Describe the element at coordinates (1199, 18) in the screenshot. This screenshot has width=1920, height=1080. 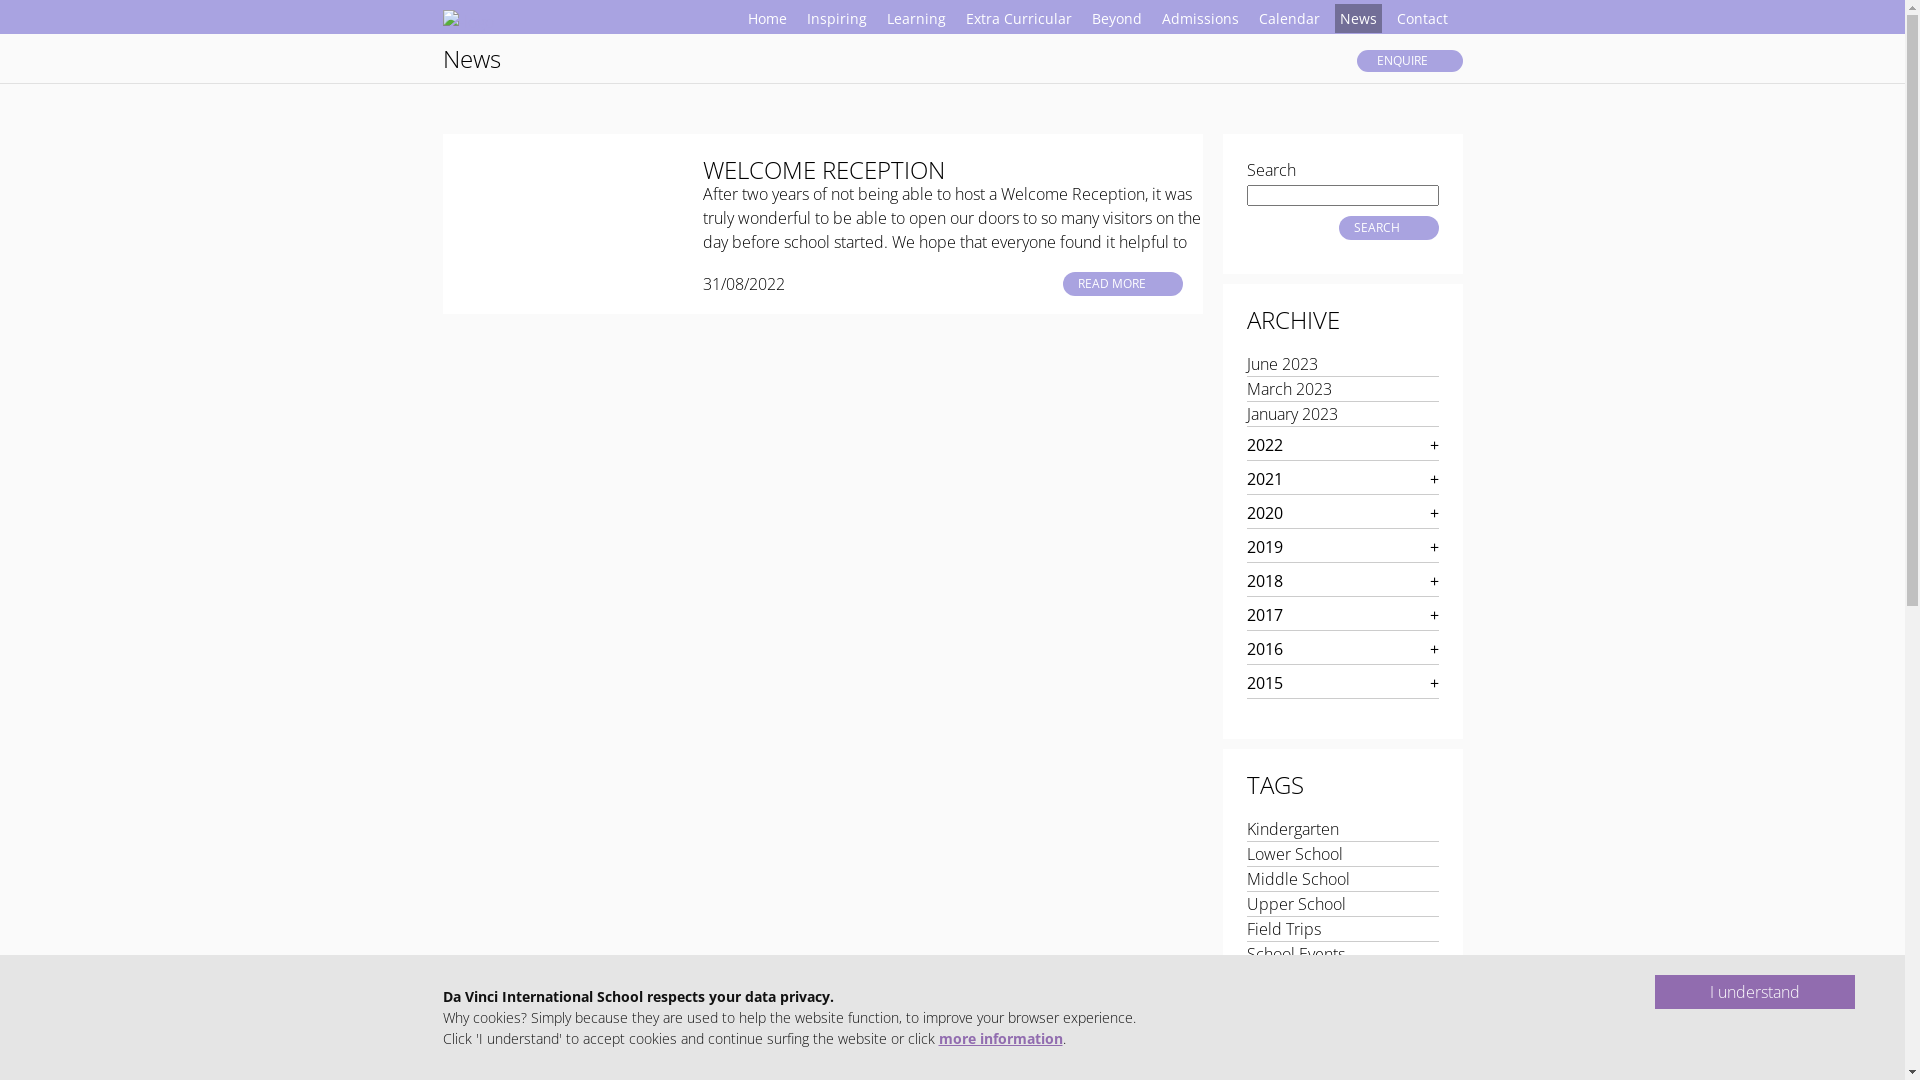
I see `'Admissions'` at that location.